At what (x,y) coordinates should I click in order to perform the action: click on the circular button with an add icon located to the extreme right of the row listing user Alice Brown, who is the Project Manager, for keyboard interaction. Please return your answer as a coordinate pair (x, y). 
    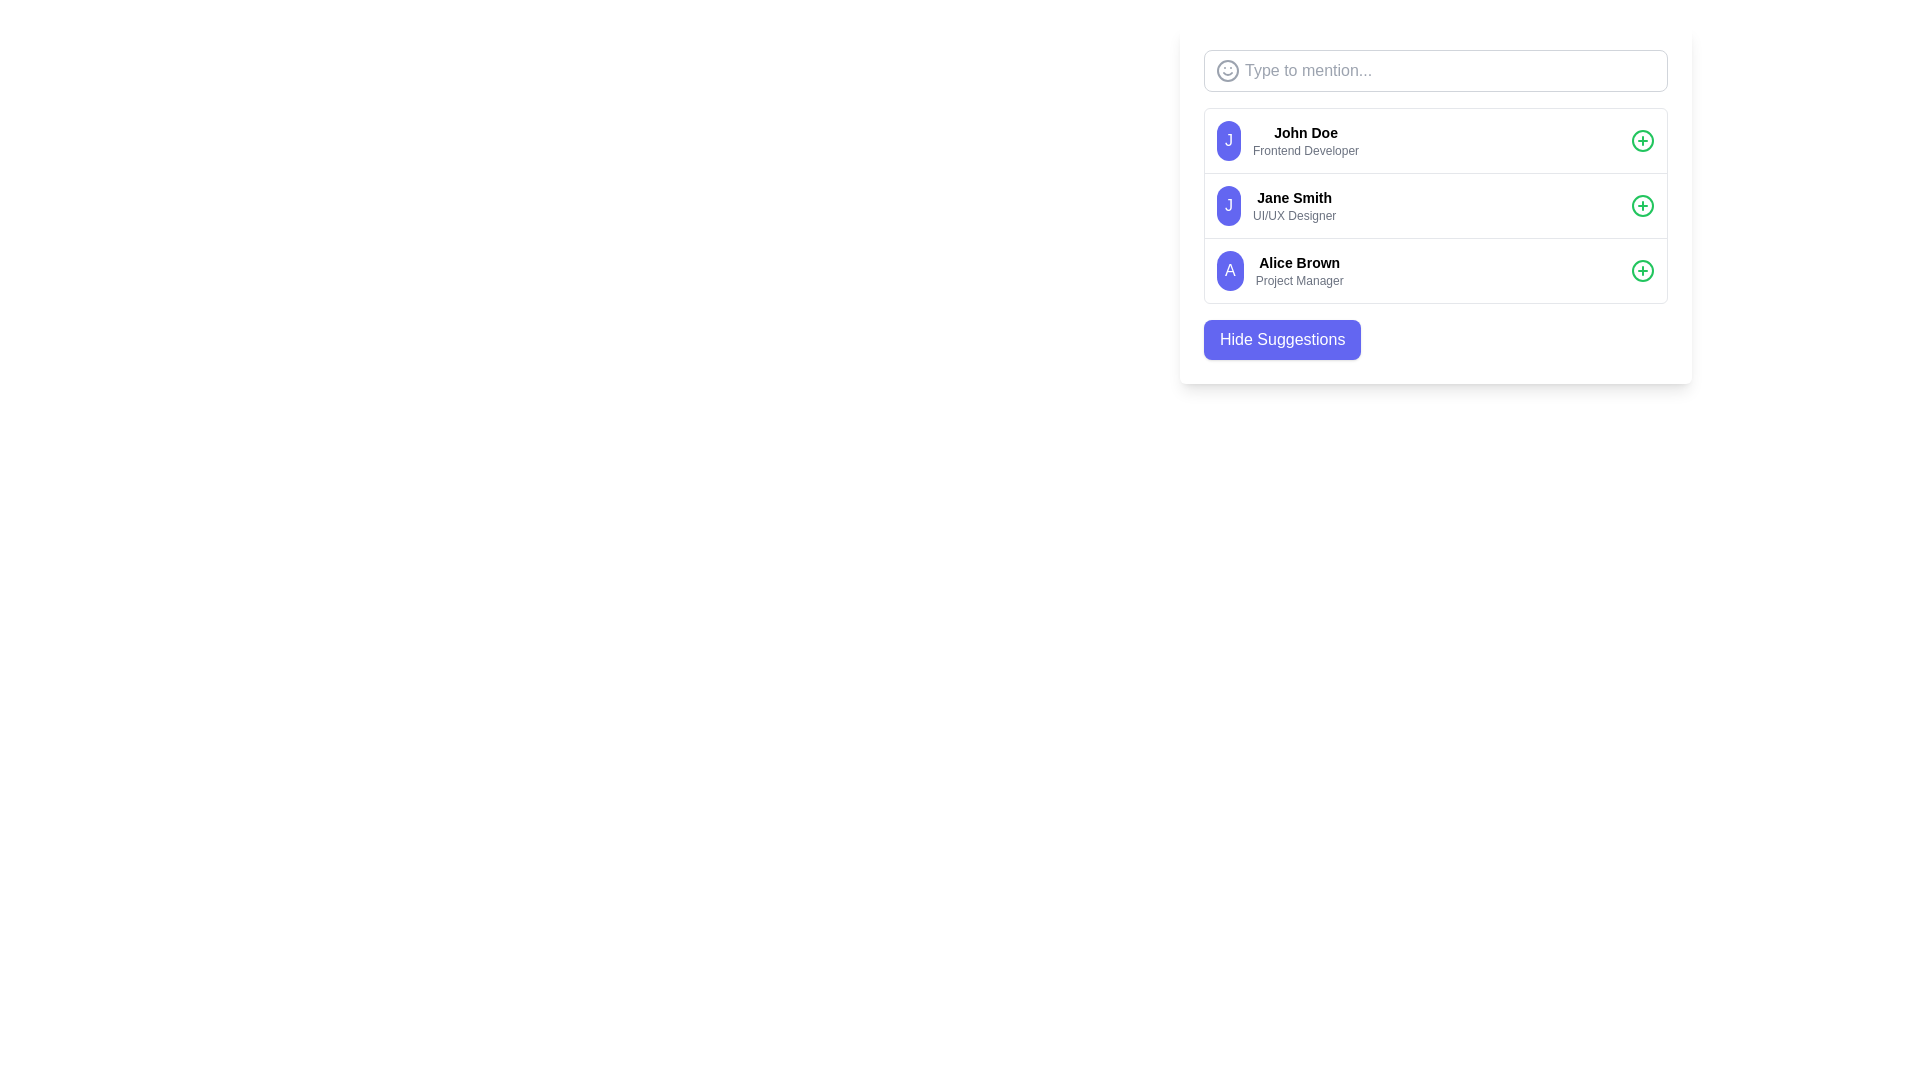
    Looking at the image, I should click on (1642, 270).